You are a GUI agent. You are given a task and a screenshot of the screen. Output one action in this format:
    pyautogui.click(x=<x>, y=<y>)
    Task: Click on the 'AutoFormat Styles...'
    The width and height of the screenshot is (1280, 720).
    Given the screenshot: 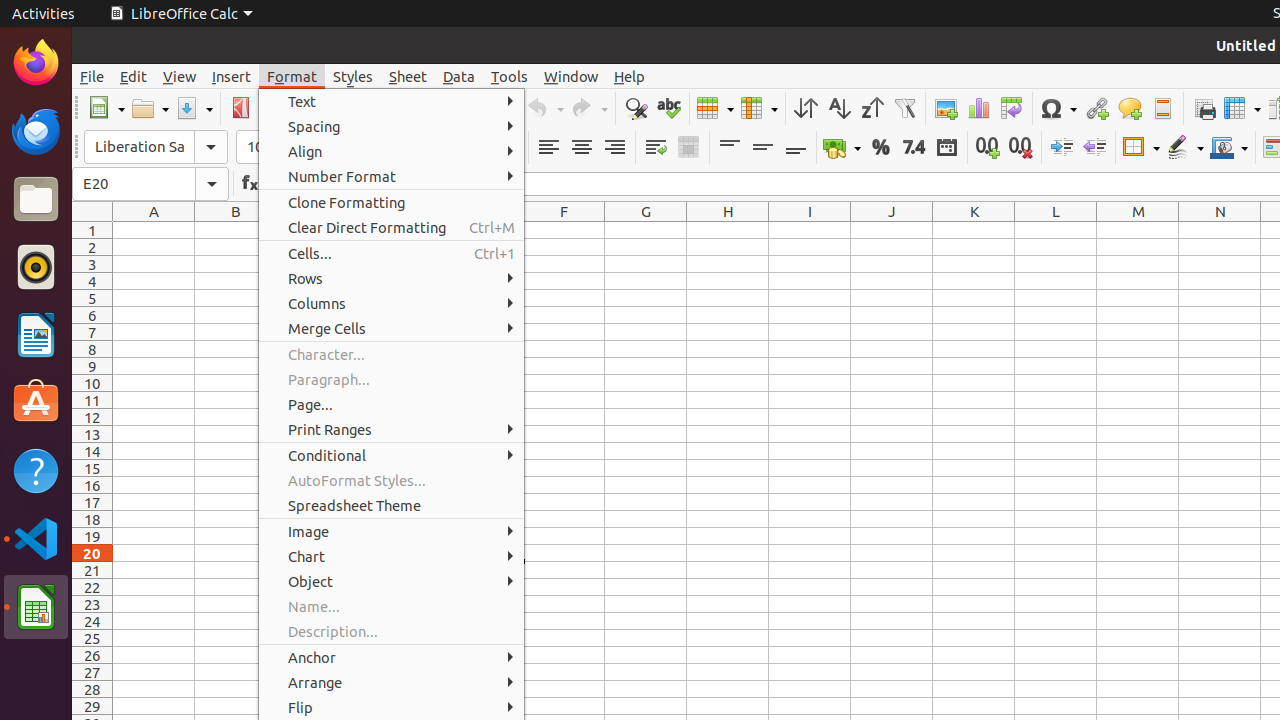 What is the action you would take?
    pyautogui.click(x=391, y=480)
    